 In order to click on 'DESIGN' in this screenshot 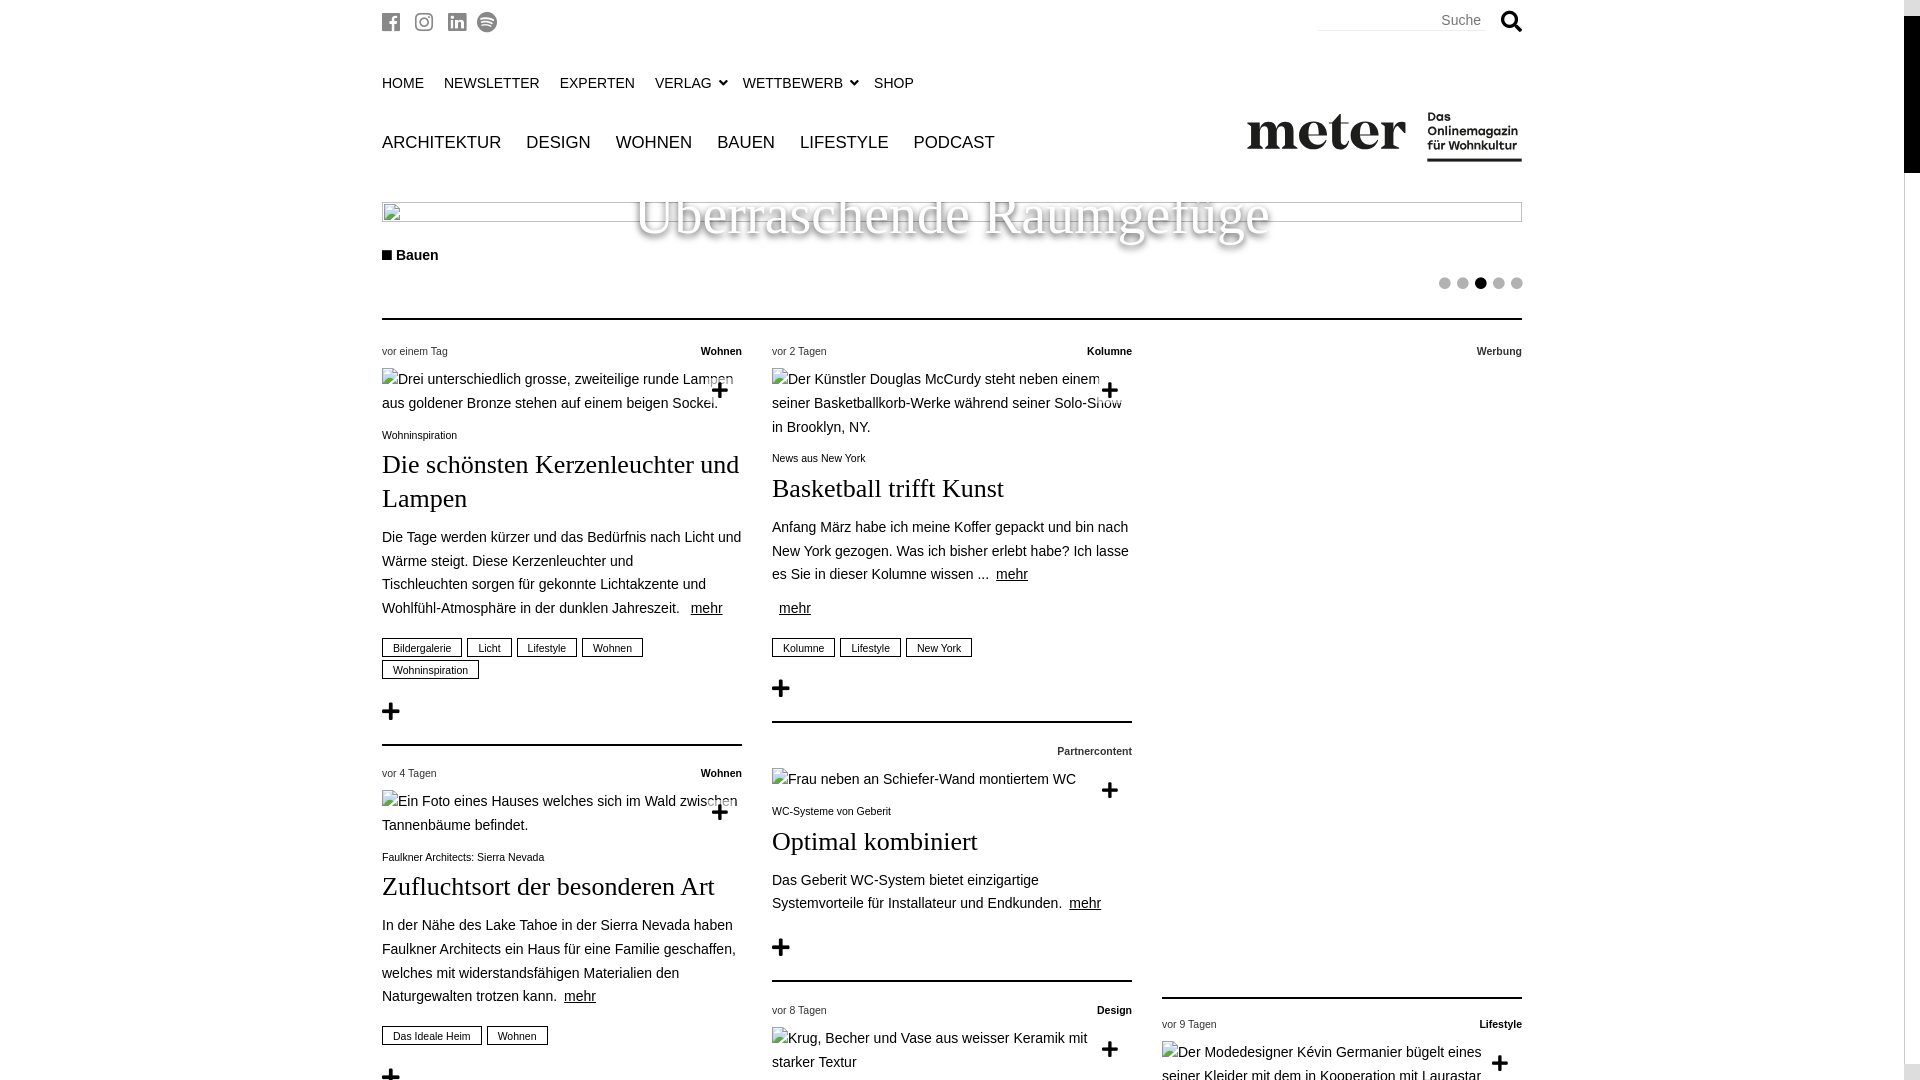, I will do `click(557, 142)`.